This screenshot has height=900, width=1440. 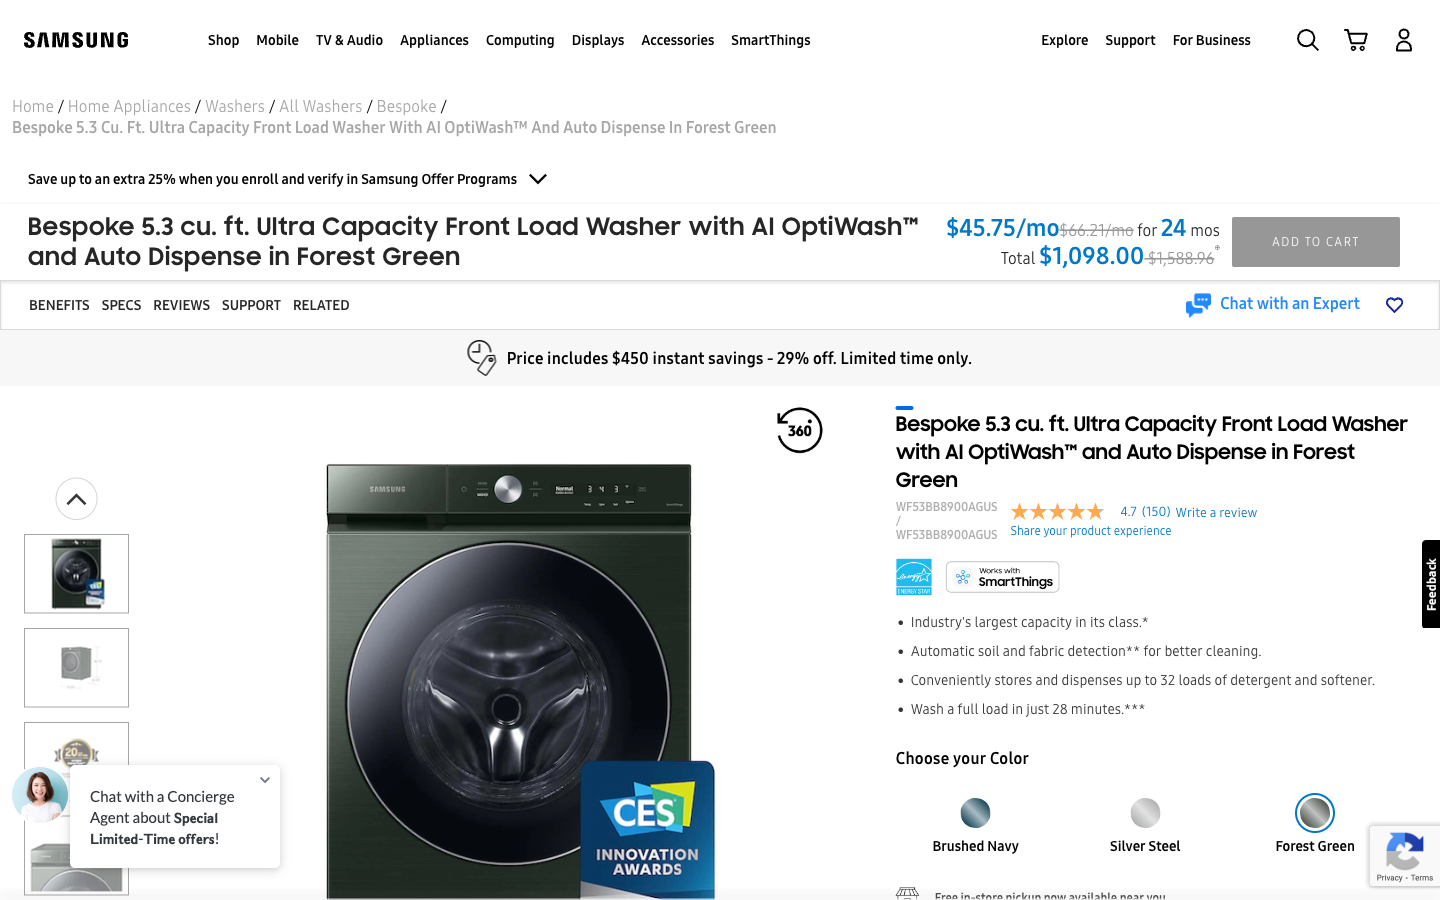 What do you see at coordinates (1272, 304) in the screenshot?
I see `a conversation with an expert by selecting the chat option` at bounding box center [1272, 304].